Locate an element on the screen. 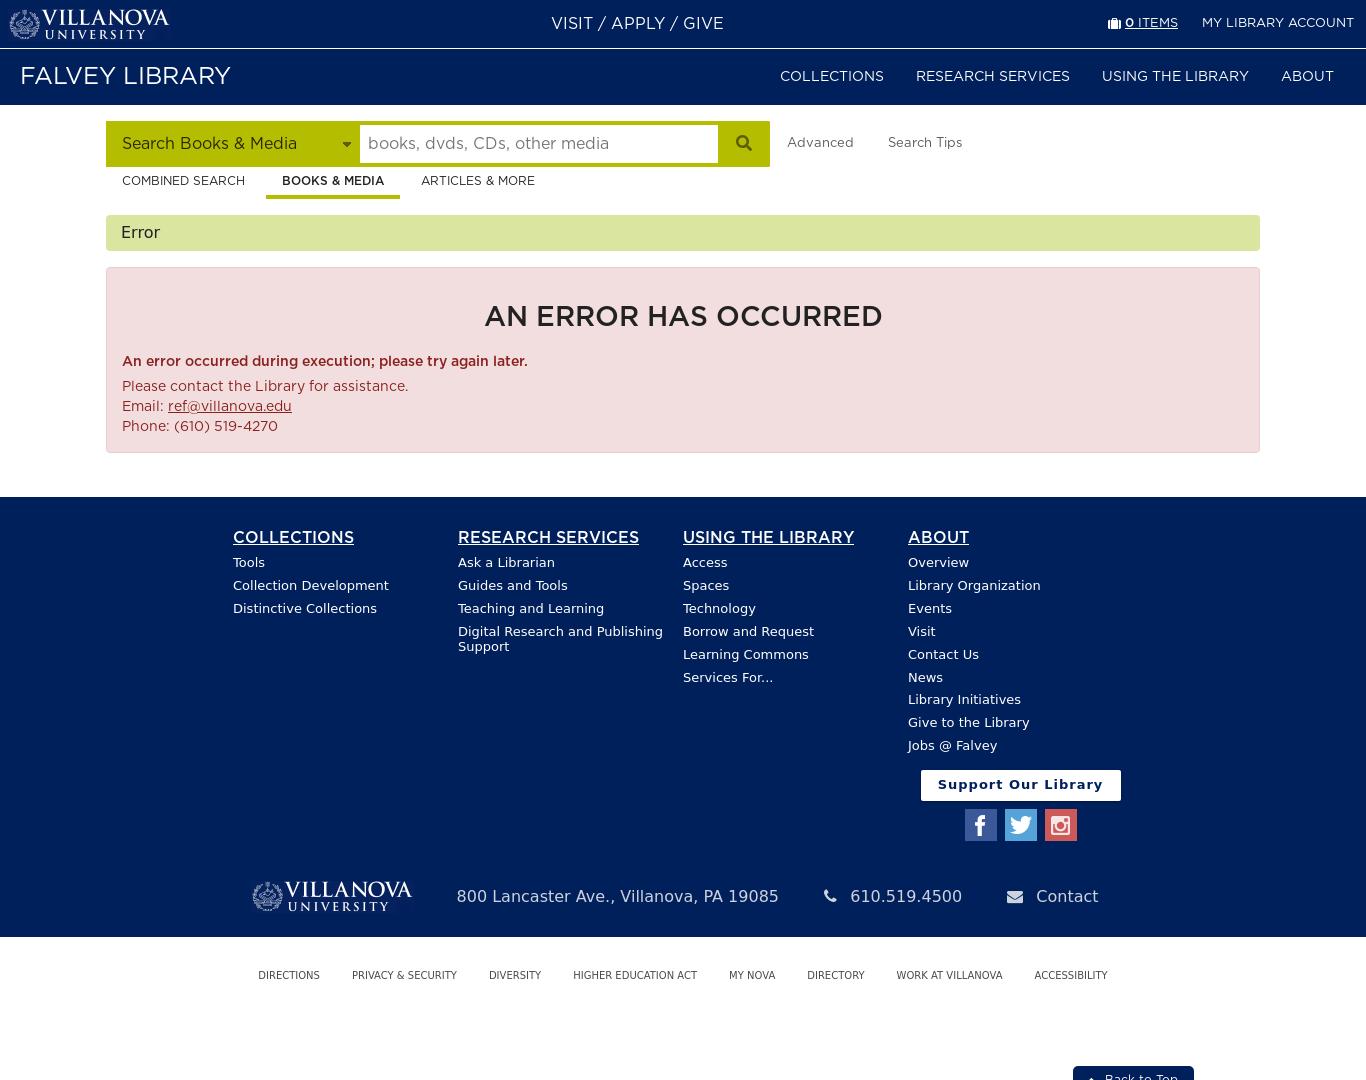  'Library Organization' is located at coordinates (973, 584).